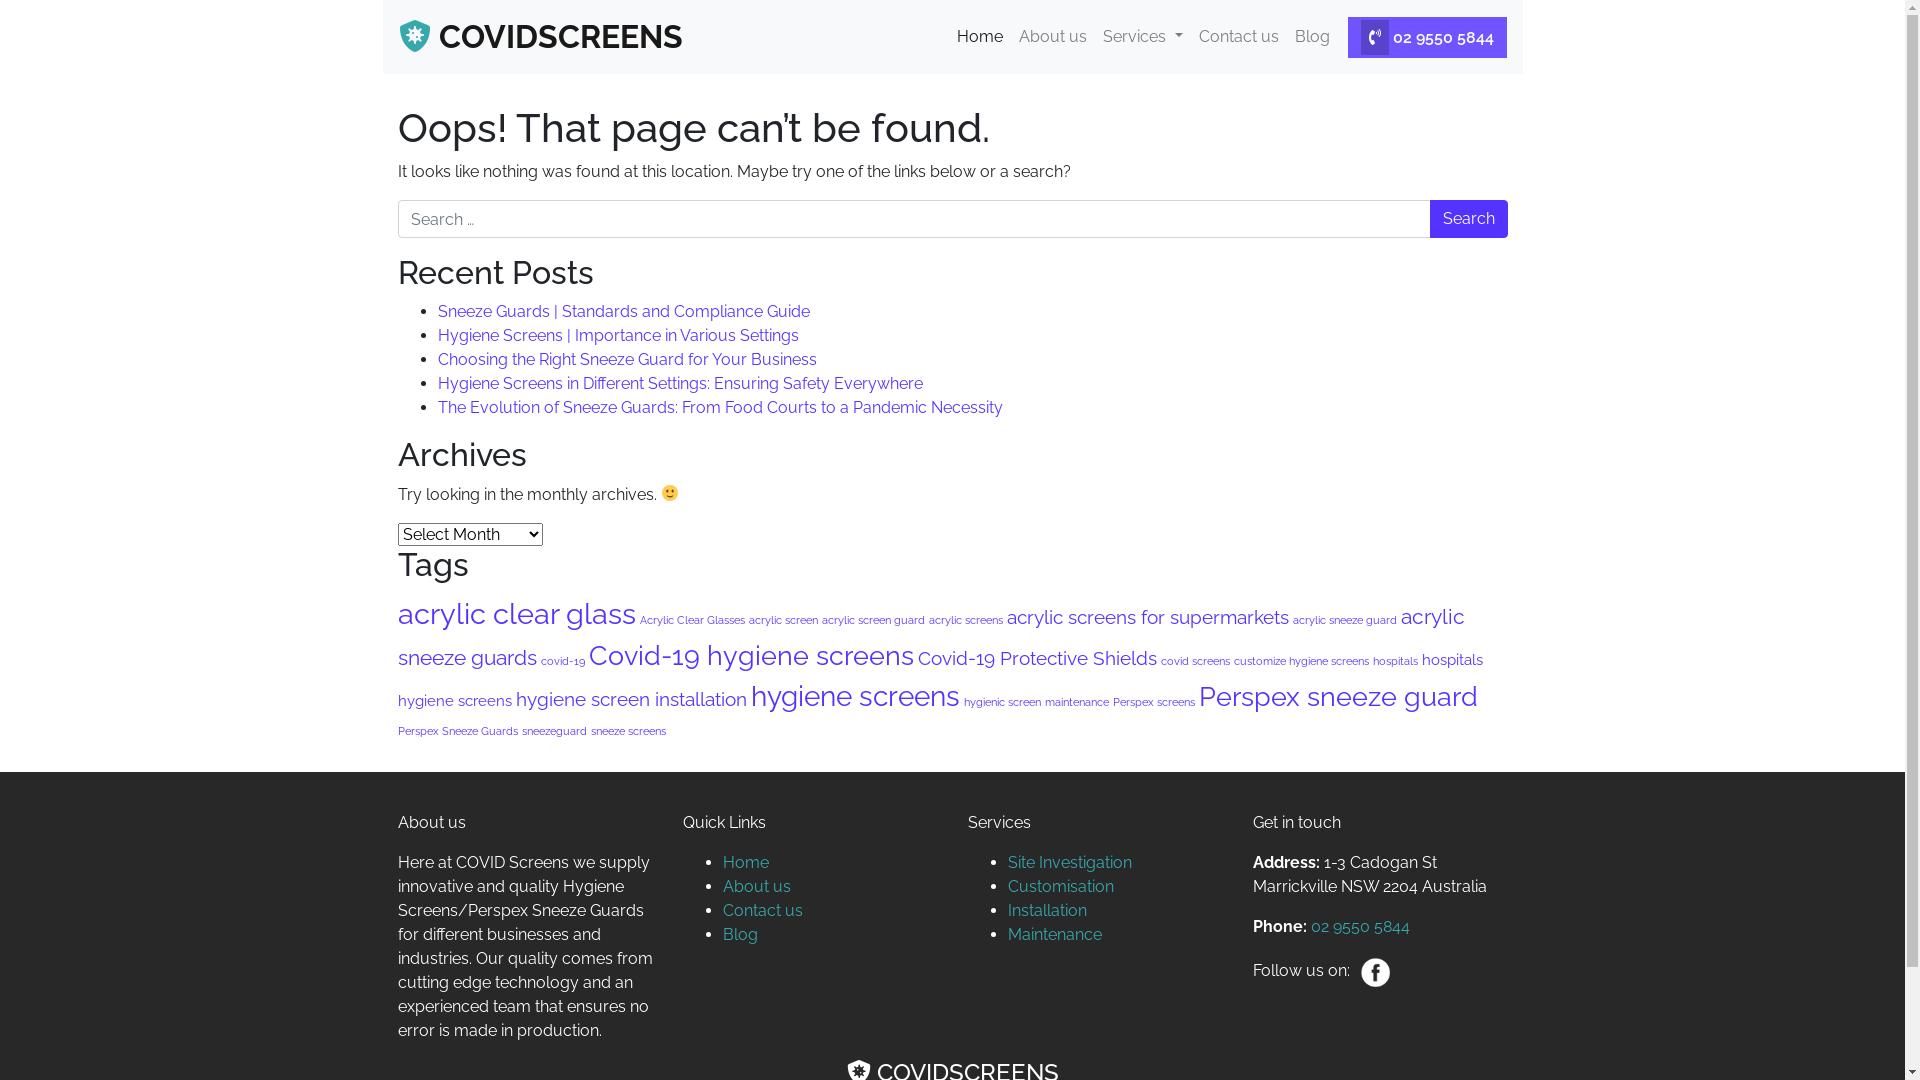 This screenshot has height=1080, width=1920. I want to click on 'sneezeguard', so click(554, 731).